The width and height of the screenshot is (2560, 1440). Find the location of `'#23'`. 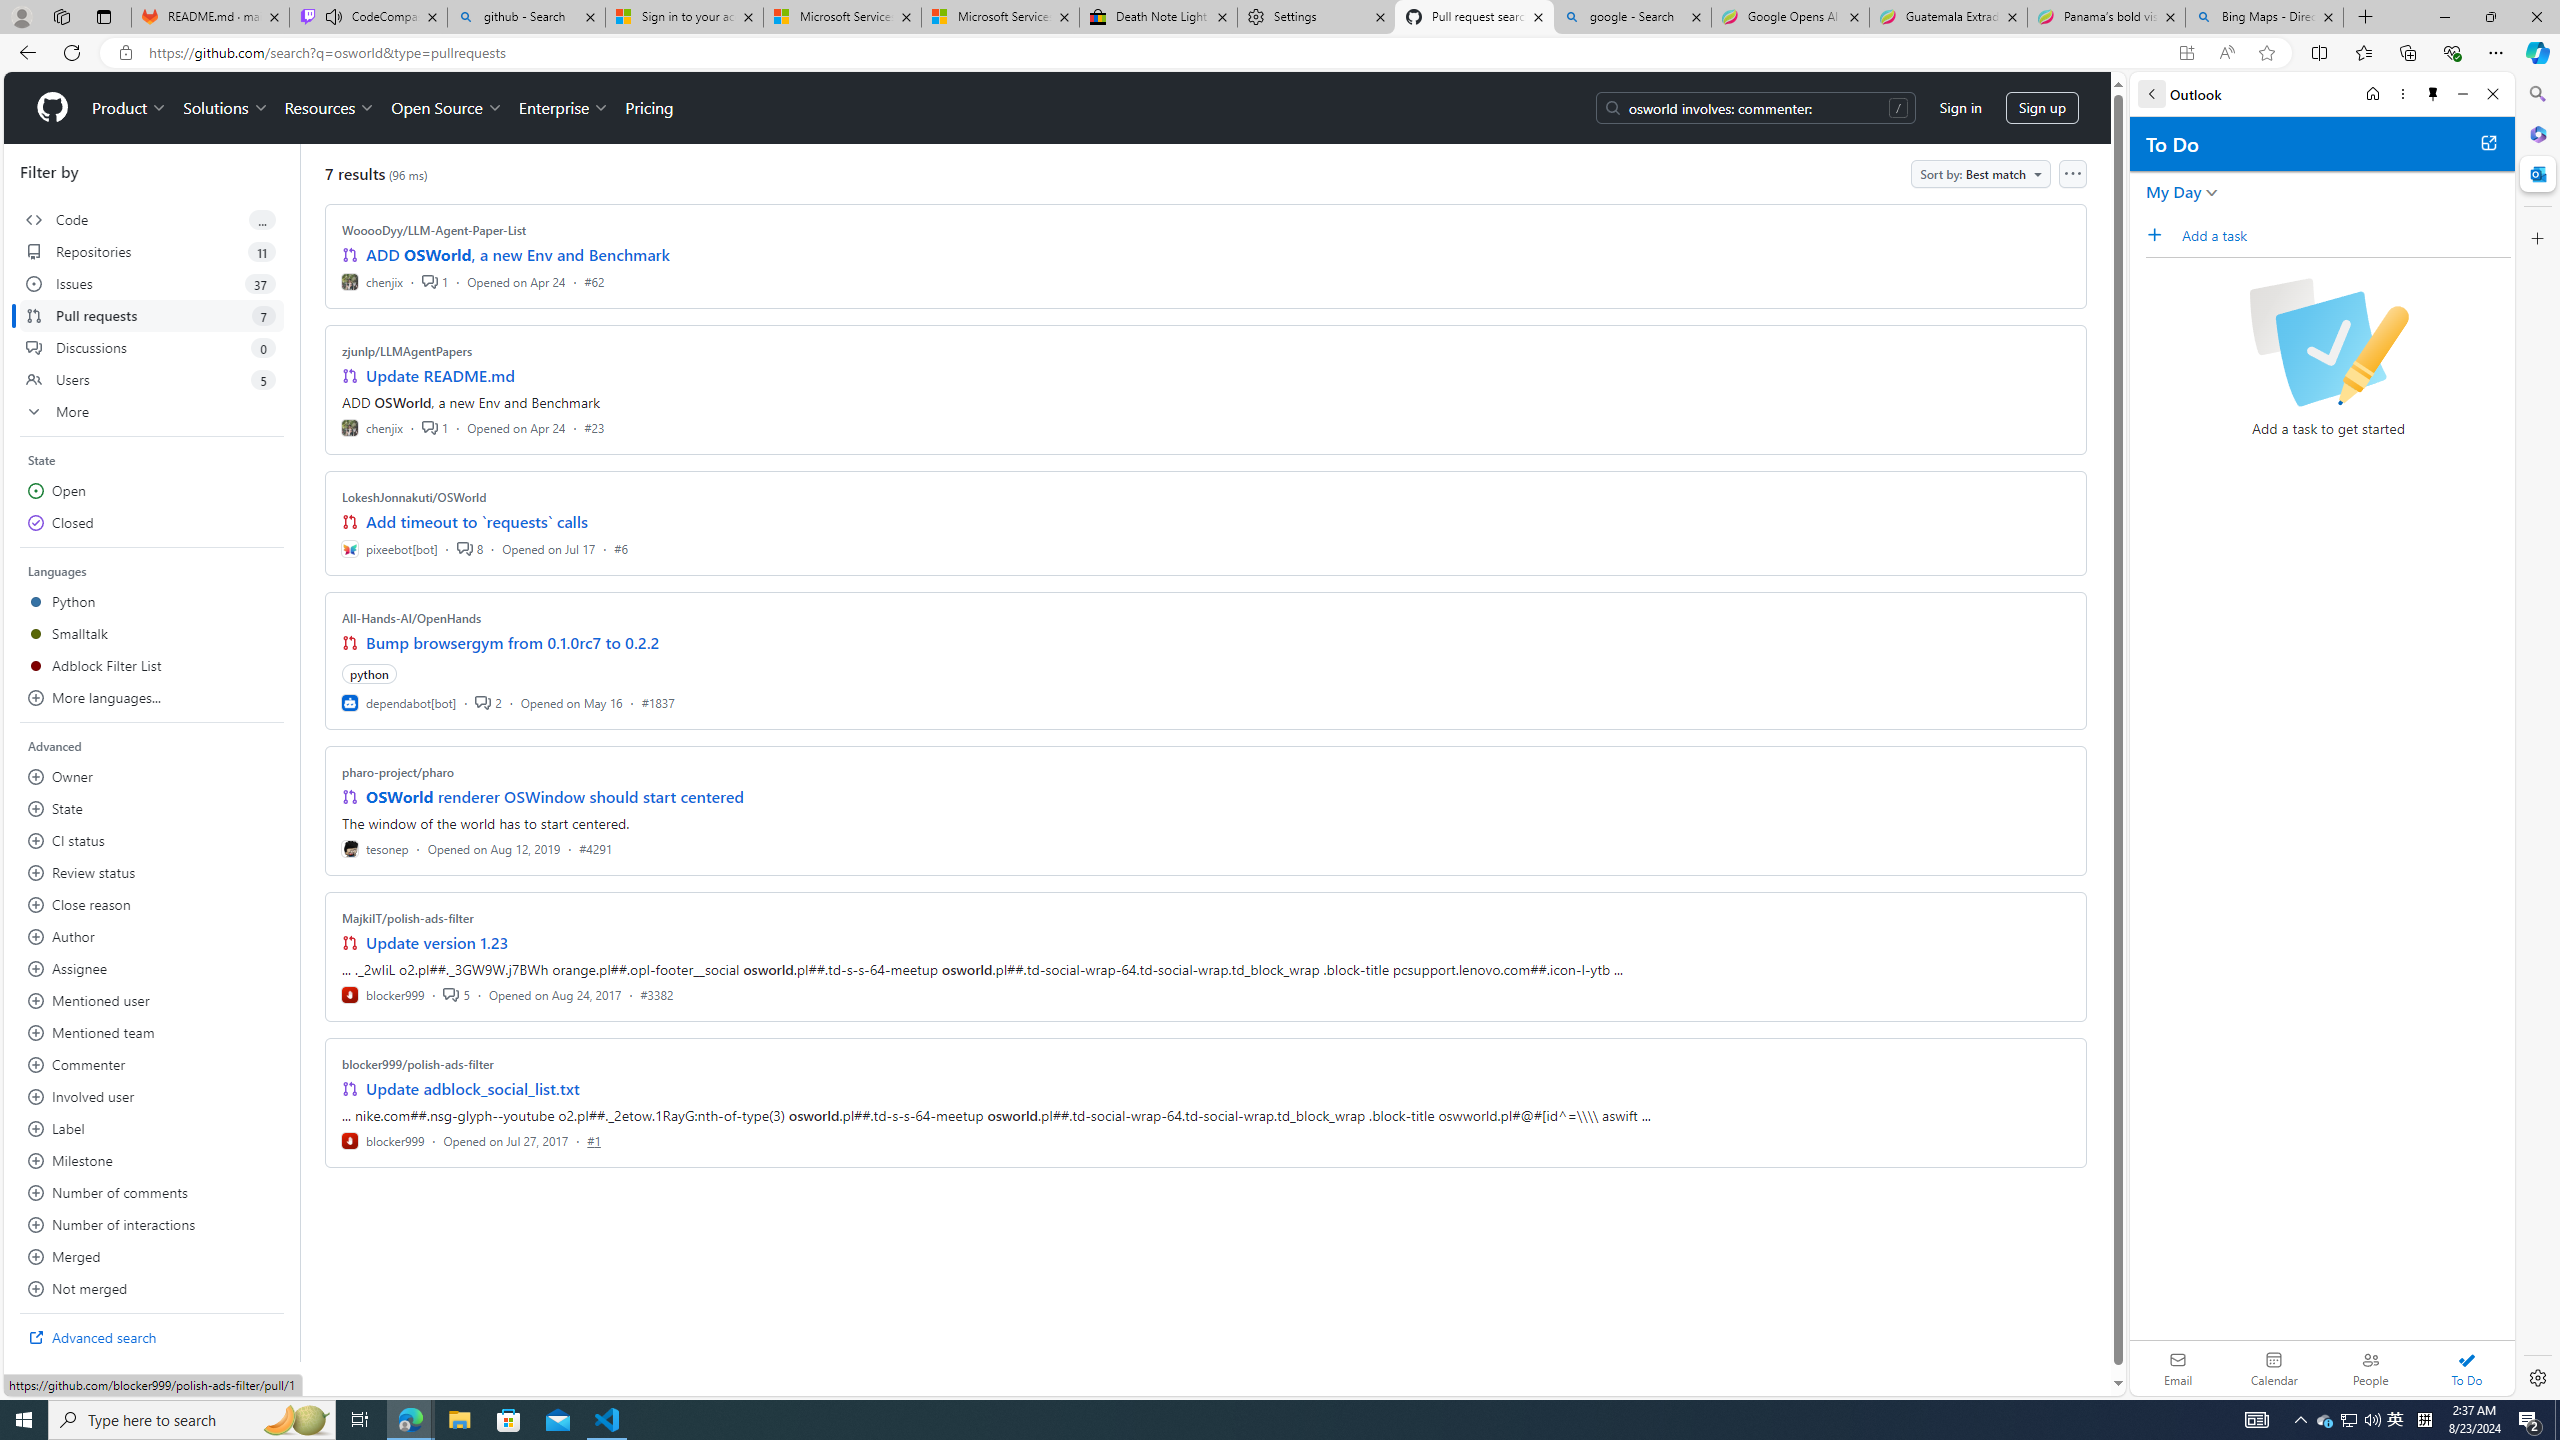

'#23' is located at coordinates (592, 425).